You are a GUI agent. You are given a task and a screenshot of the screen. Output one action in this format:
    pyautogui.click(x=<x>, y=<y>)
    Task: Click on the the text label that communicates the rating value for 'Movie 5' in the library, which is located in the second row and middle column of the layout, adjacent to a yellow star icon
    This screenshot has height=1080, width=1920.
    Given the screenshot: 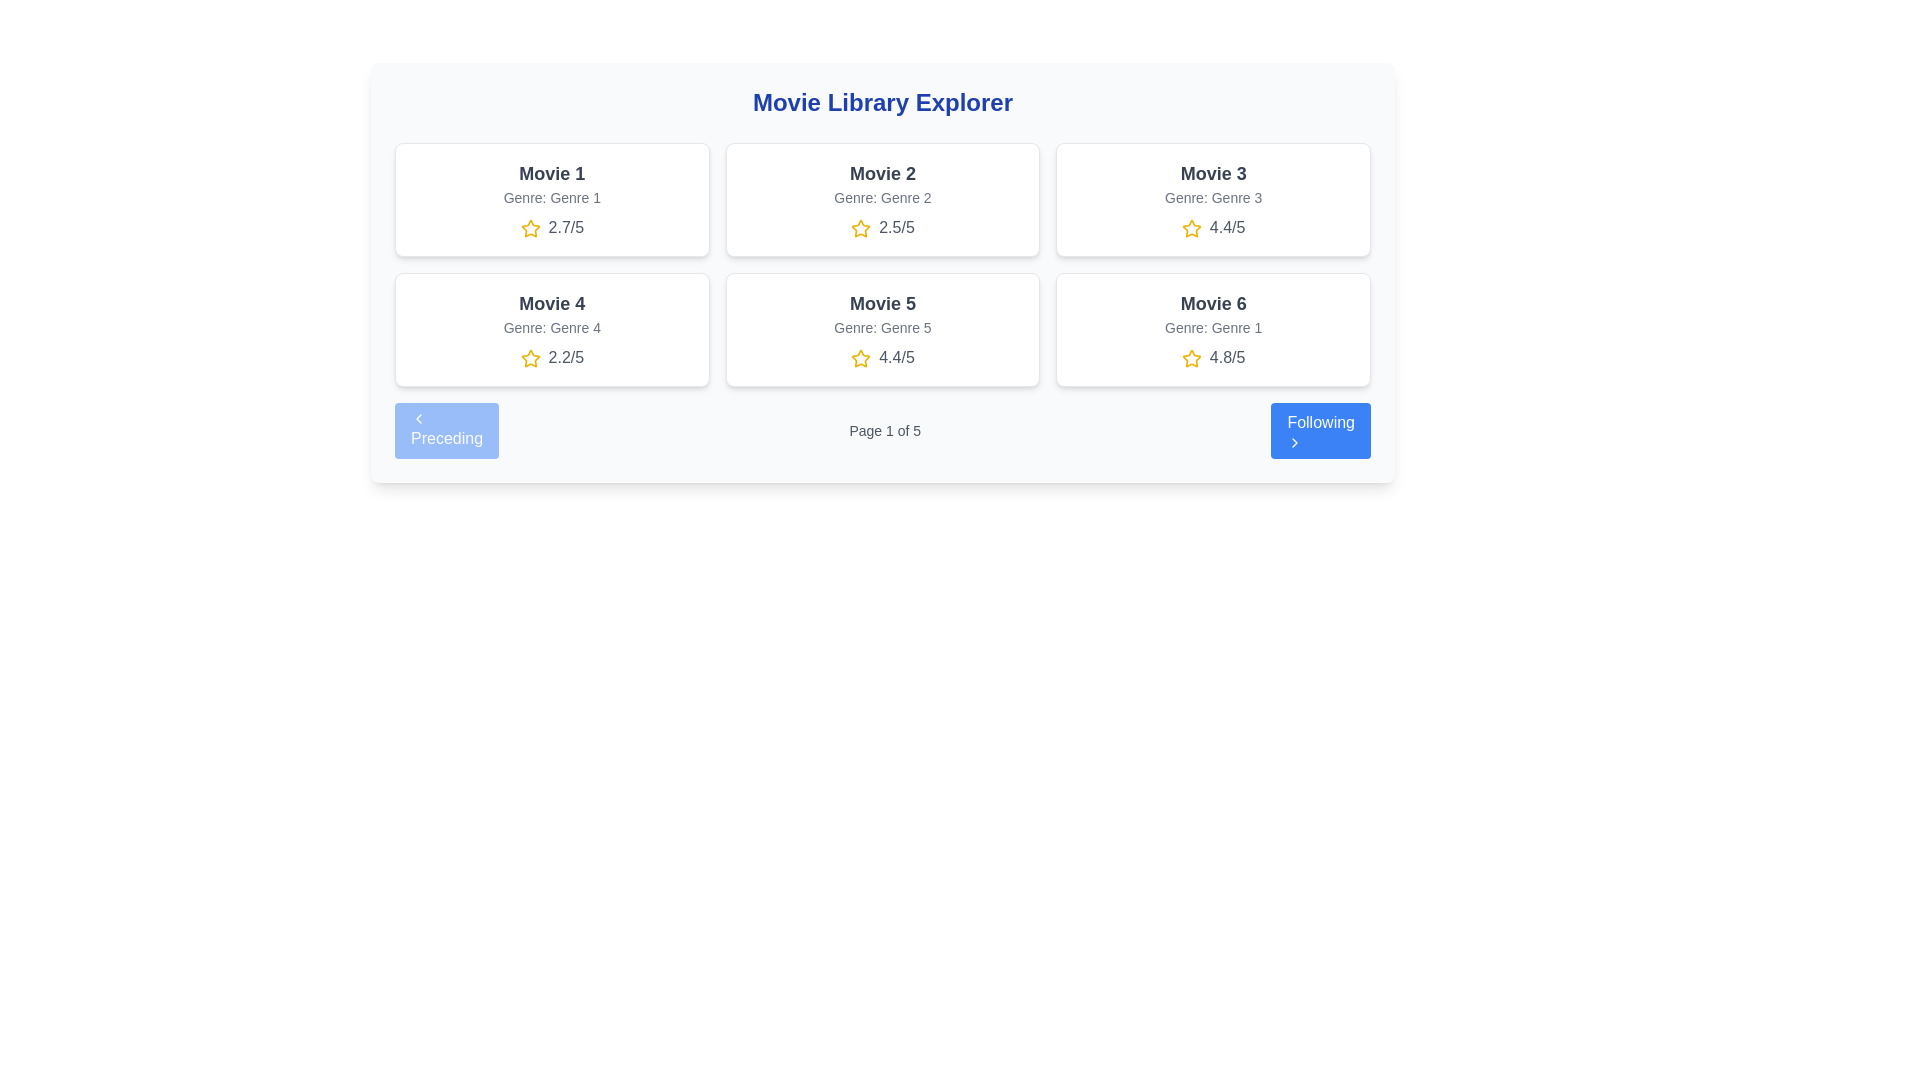 What is the action you would take?
    pyautogui.click(x=896, y=356)
    